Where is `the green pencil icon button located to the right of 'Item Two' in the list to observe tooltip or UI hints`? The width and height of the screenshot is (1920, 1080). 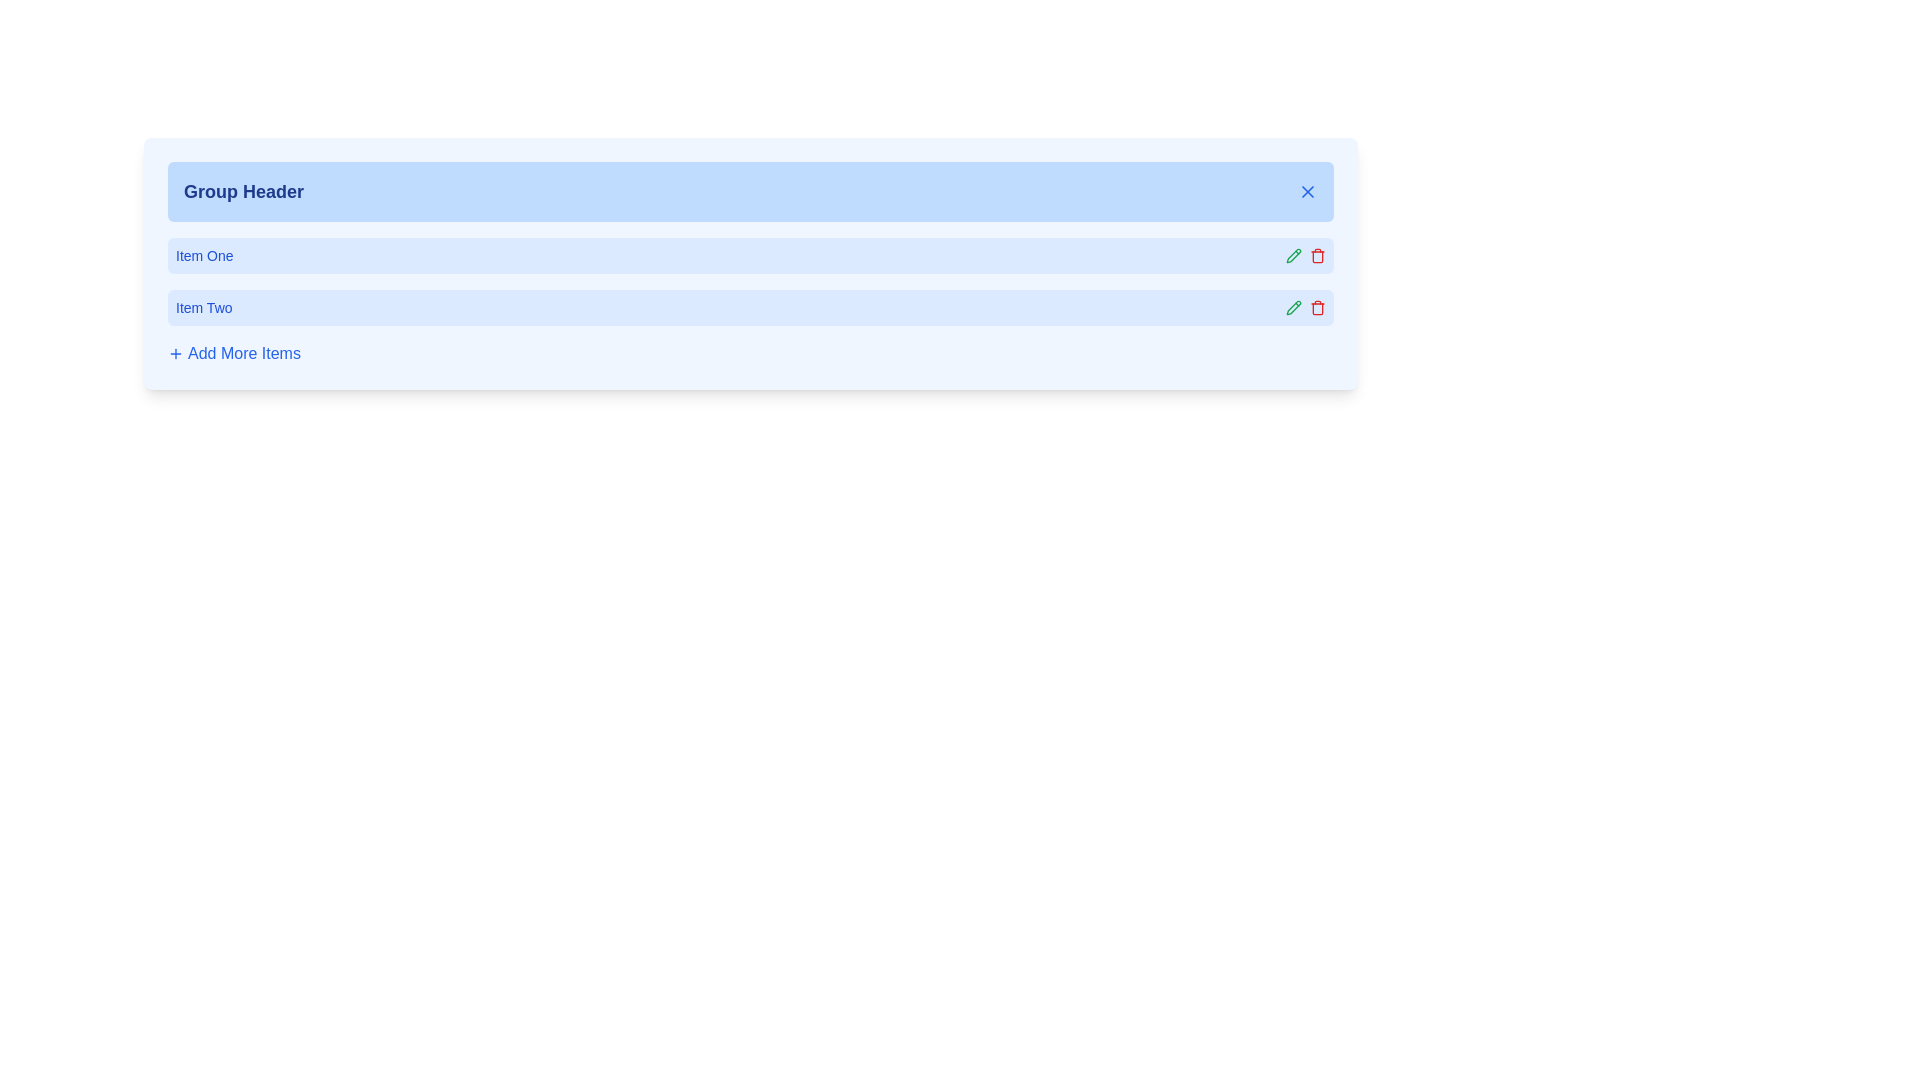
the green pencil icon button located to the right of 'Item Two' in the list to observe tooltip or UI hints is located at coordinates (1294, 308).